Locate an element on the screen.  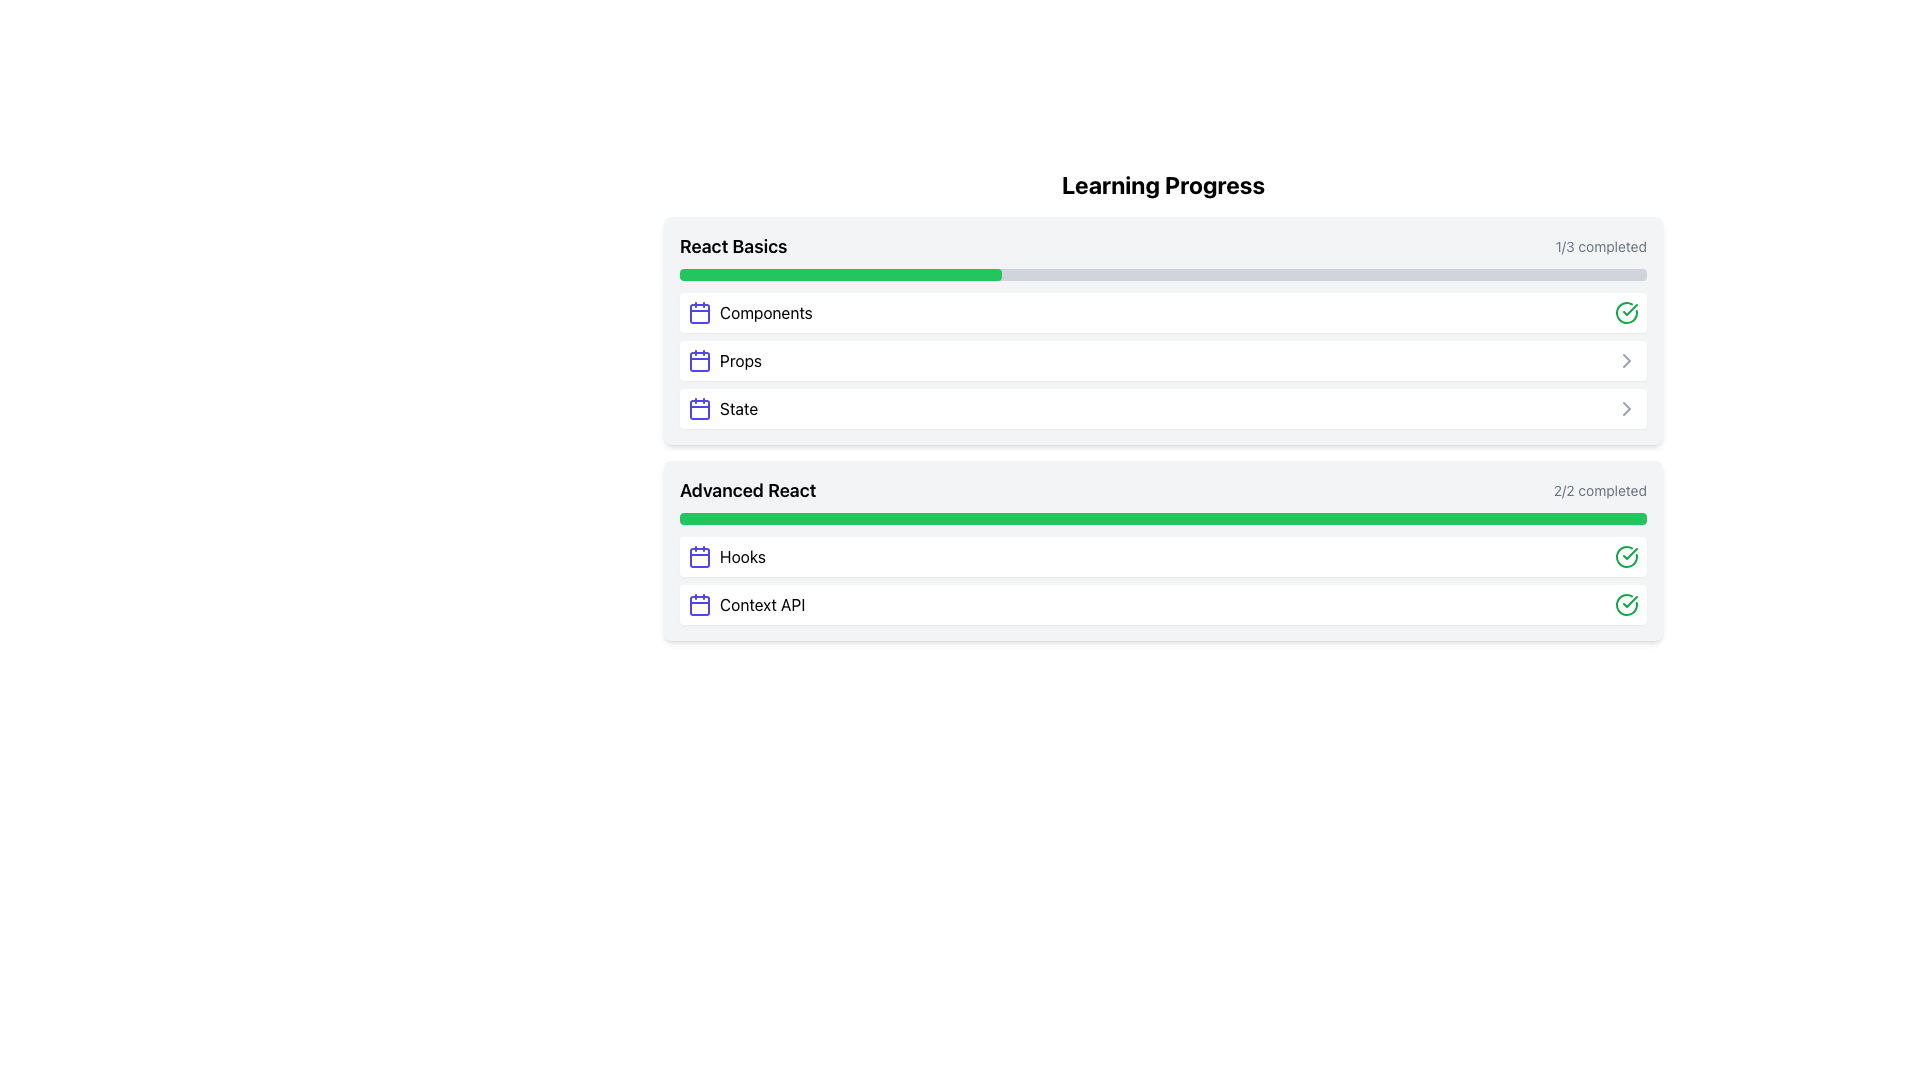
the completion indicator icon with a checkmark, which signifies the task completion for 'Context API' in the 'Advanced React' curriculum is located at coordinates (1627, 604).